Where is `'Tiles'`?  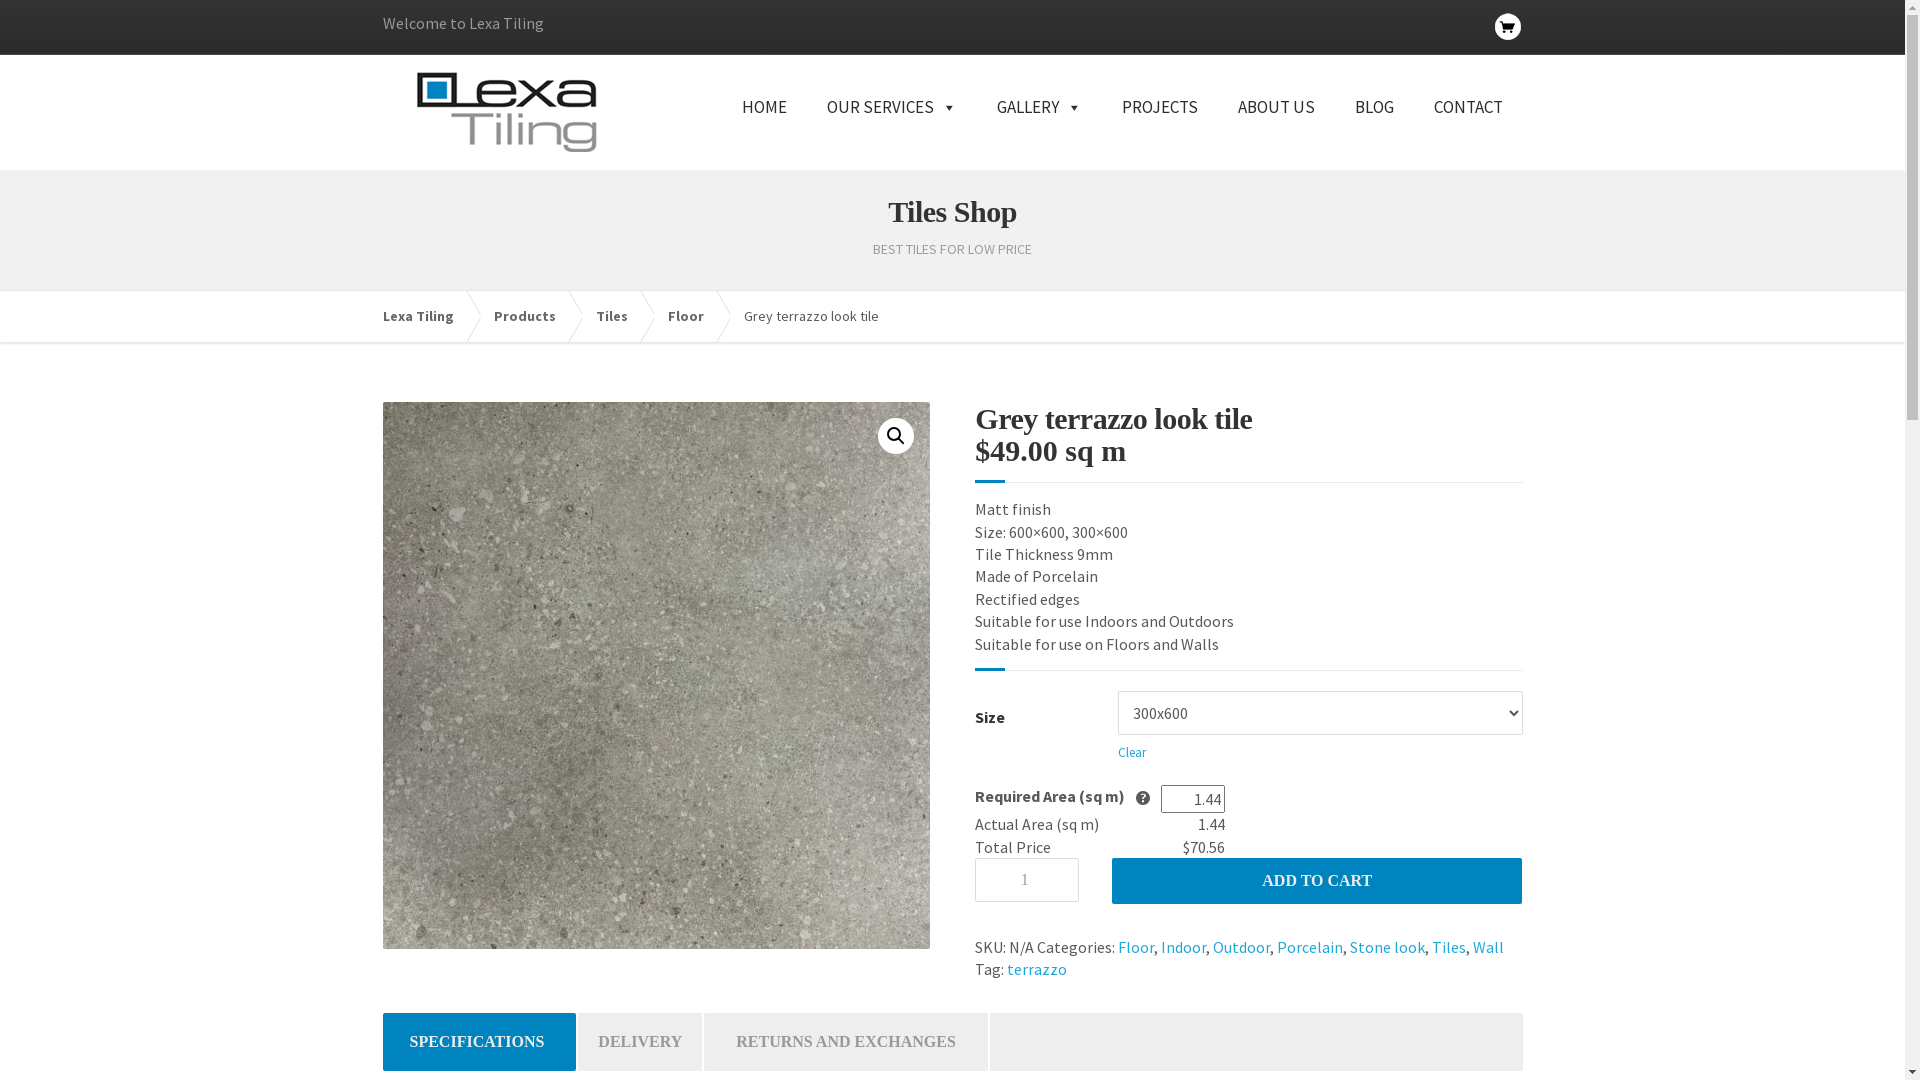
'Tiles' is located at coordinates (621, 315).